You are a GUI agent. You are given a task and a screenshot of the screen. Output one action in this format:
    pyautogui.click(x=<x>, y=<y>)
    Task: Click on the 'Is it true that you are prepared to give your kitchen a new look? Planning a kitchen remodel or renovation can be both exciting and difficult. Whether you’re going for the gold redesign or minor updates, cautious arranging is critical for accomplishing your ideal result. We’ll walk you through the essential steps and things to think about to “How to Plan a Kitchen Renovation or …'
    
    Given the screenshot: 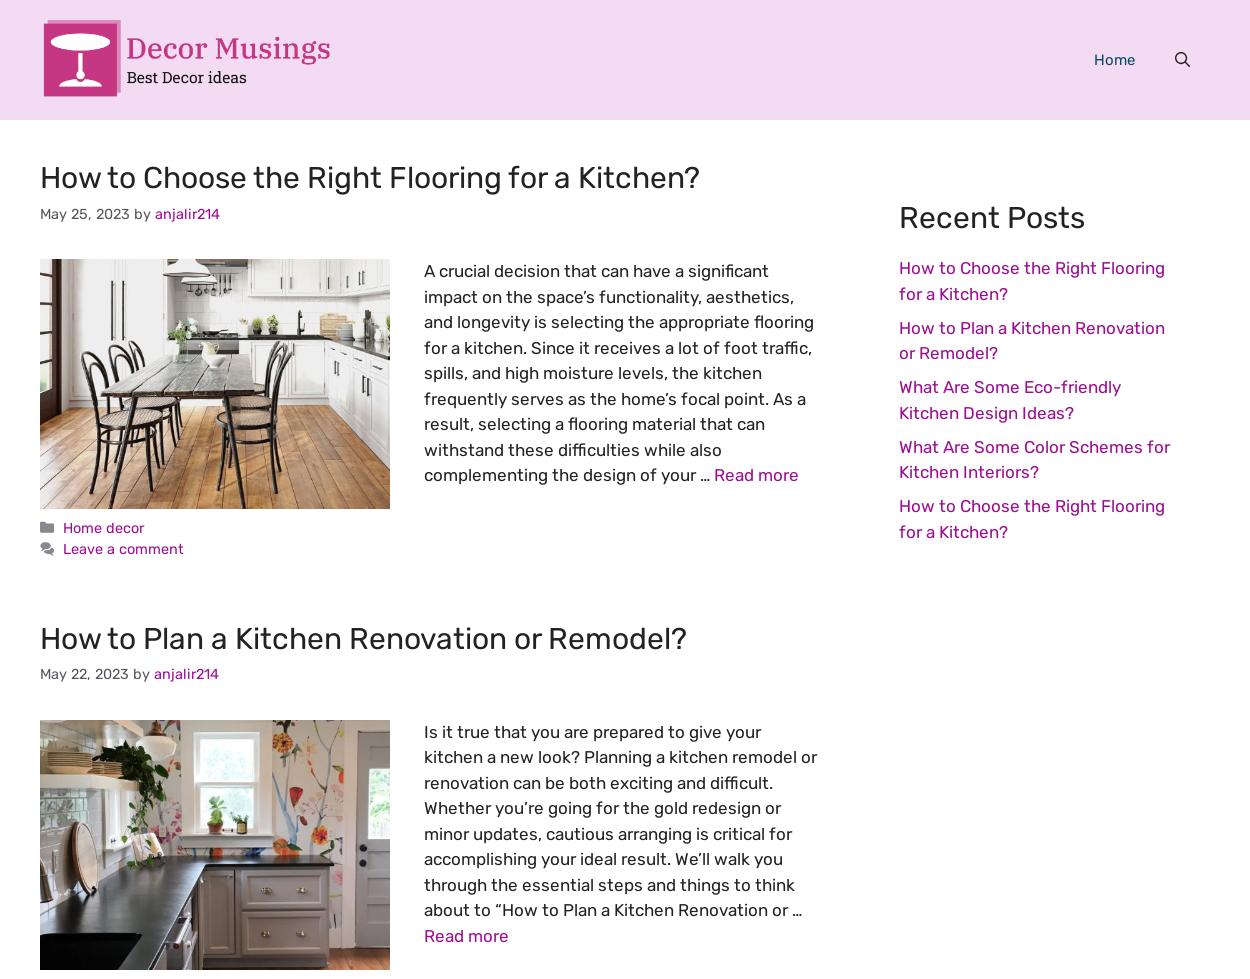 What is the action you would take?
    pyautogui.click(x=424, y=819)
    